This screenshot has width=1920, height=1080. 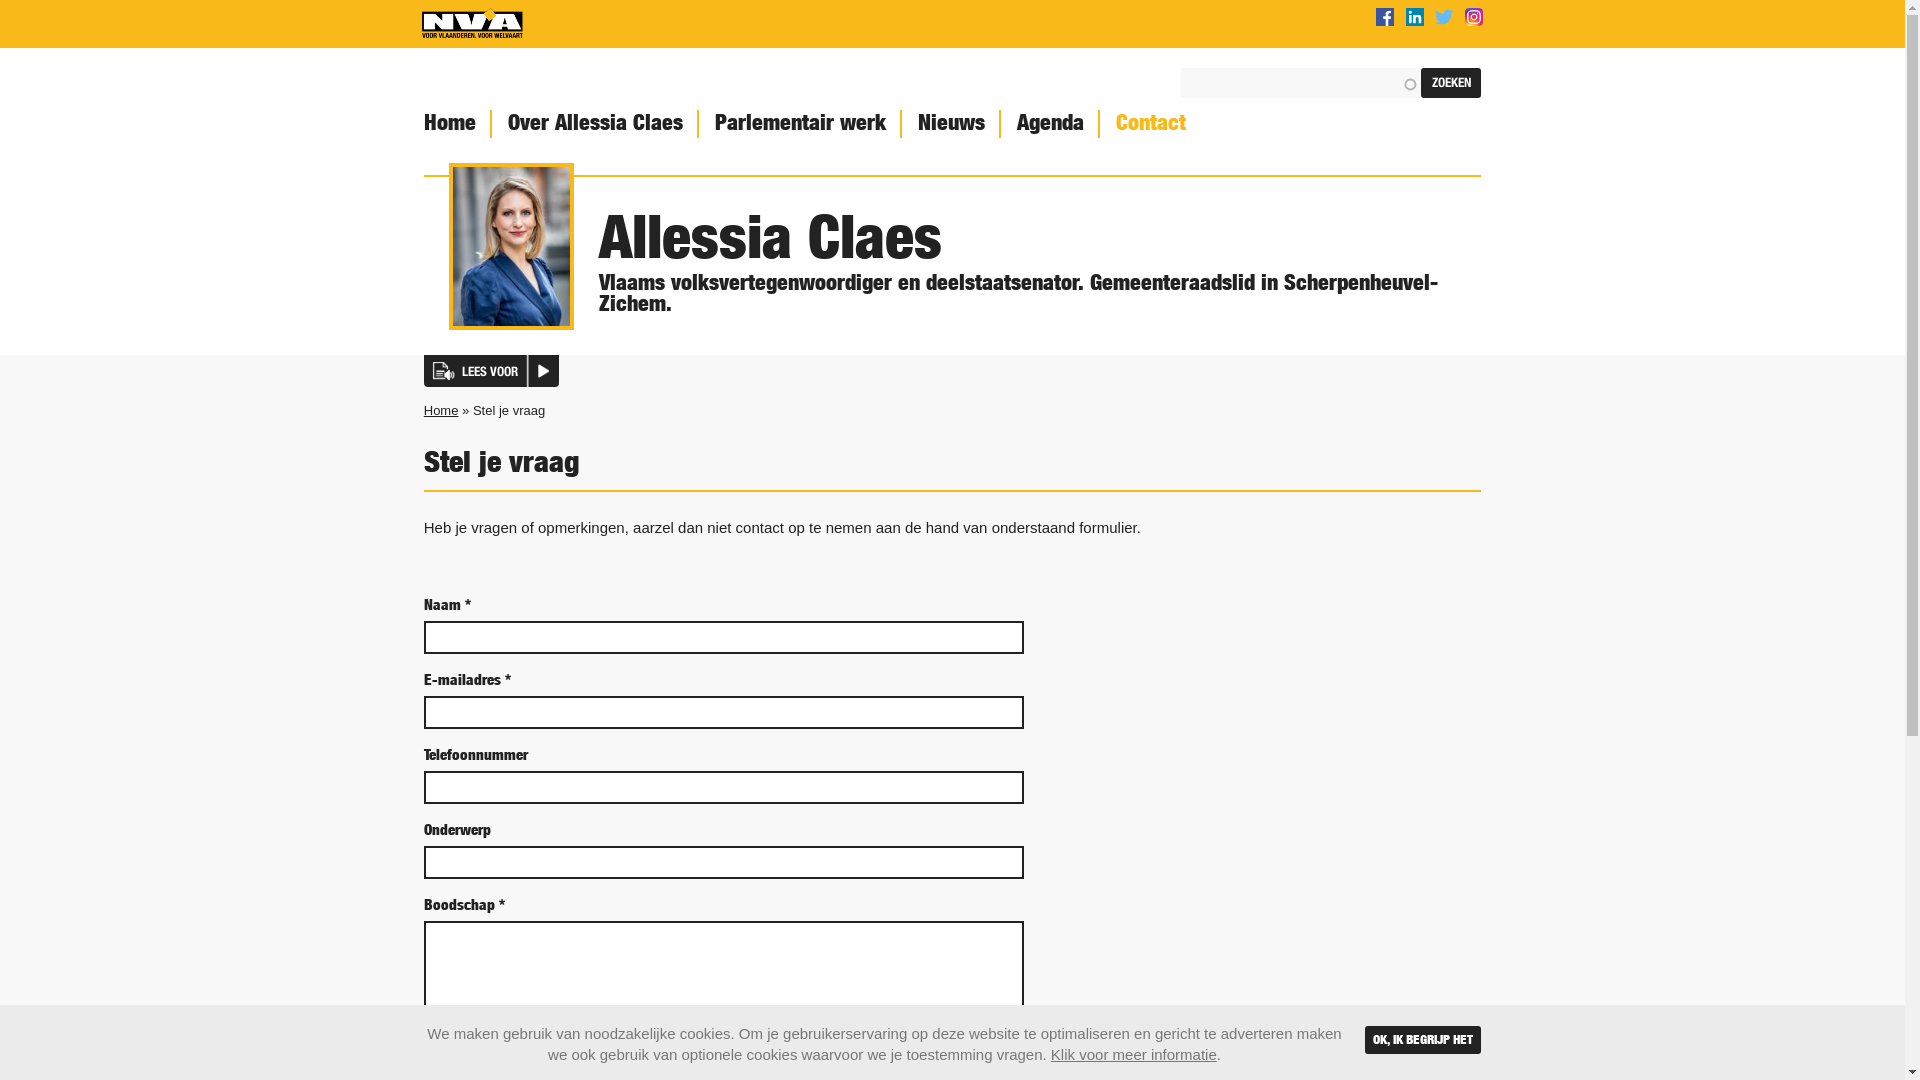 What do you see at coordinates (797, 123) in the screenshot?
I see `'Parlementair werk'` at bounding box center [797, 123].